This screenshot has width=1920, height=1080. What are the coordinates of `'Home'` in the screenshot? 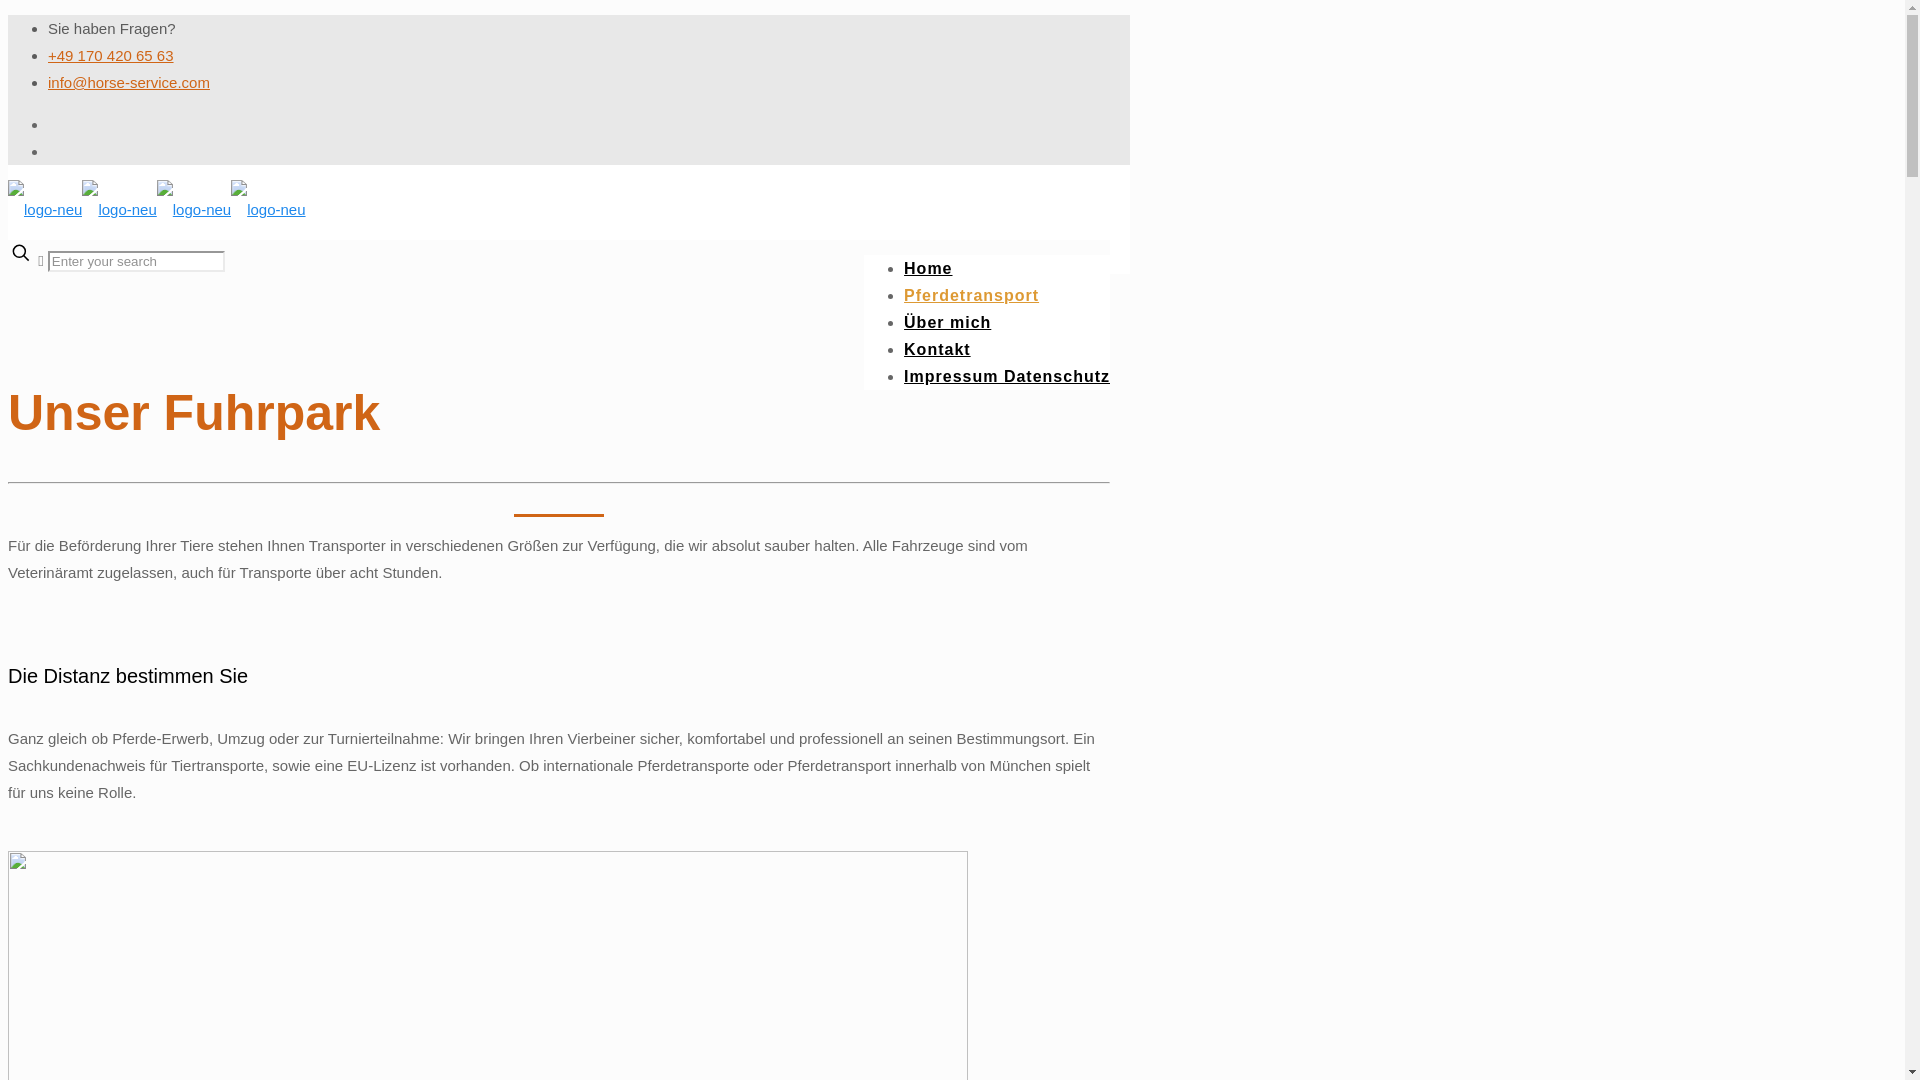 It's located at (926, 267).